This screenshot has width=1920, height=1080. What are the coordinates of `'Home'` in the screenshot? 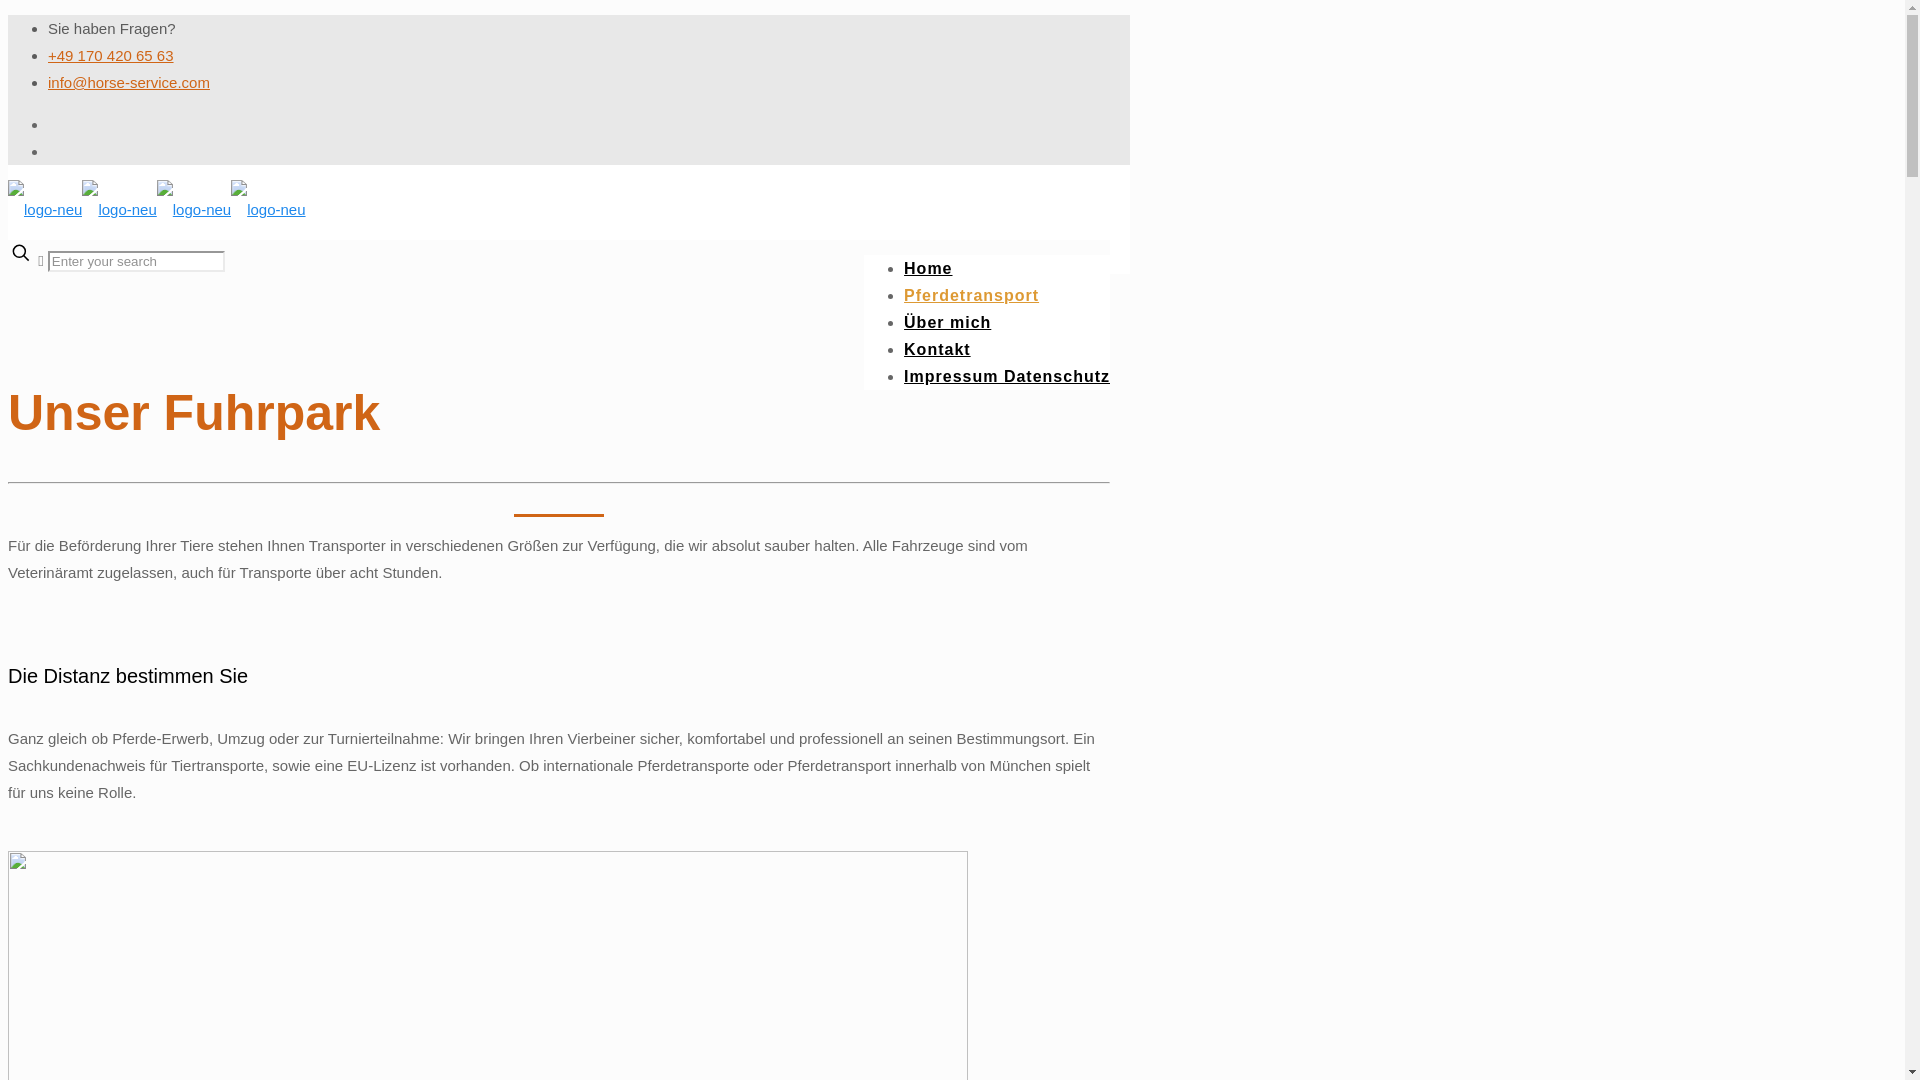 It's located at (926, 267).